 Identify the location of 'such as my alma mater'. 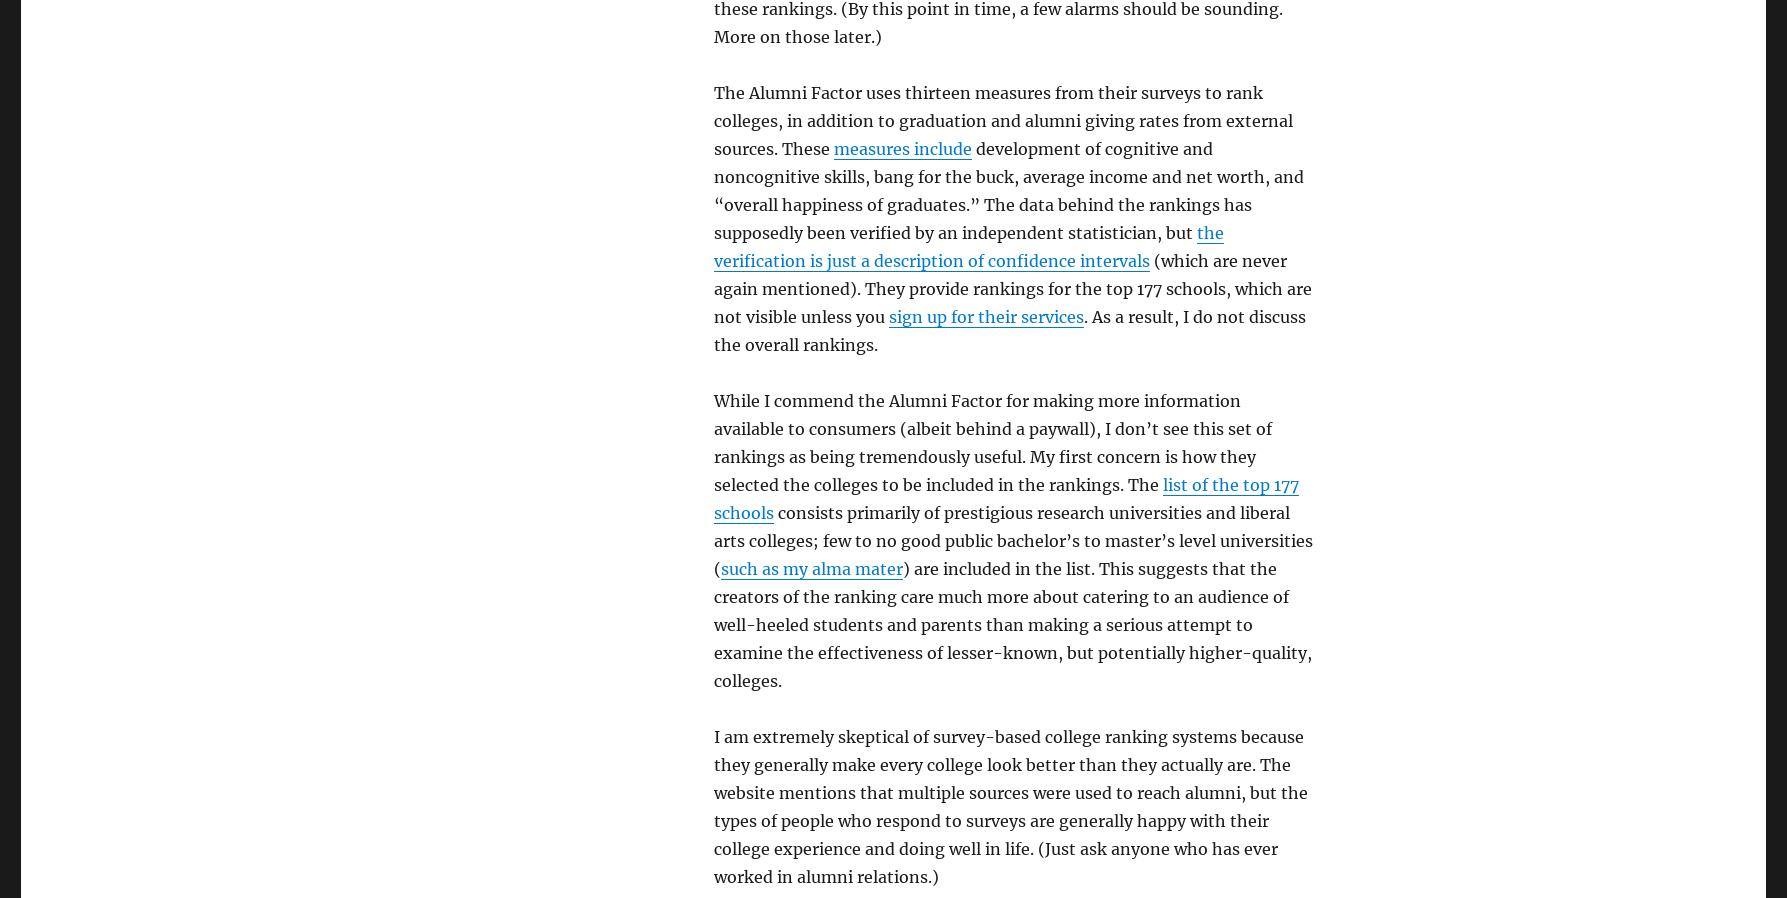
(810, 567).